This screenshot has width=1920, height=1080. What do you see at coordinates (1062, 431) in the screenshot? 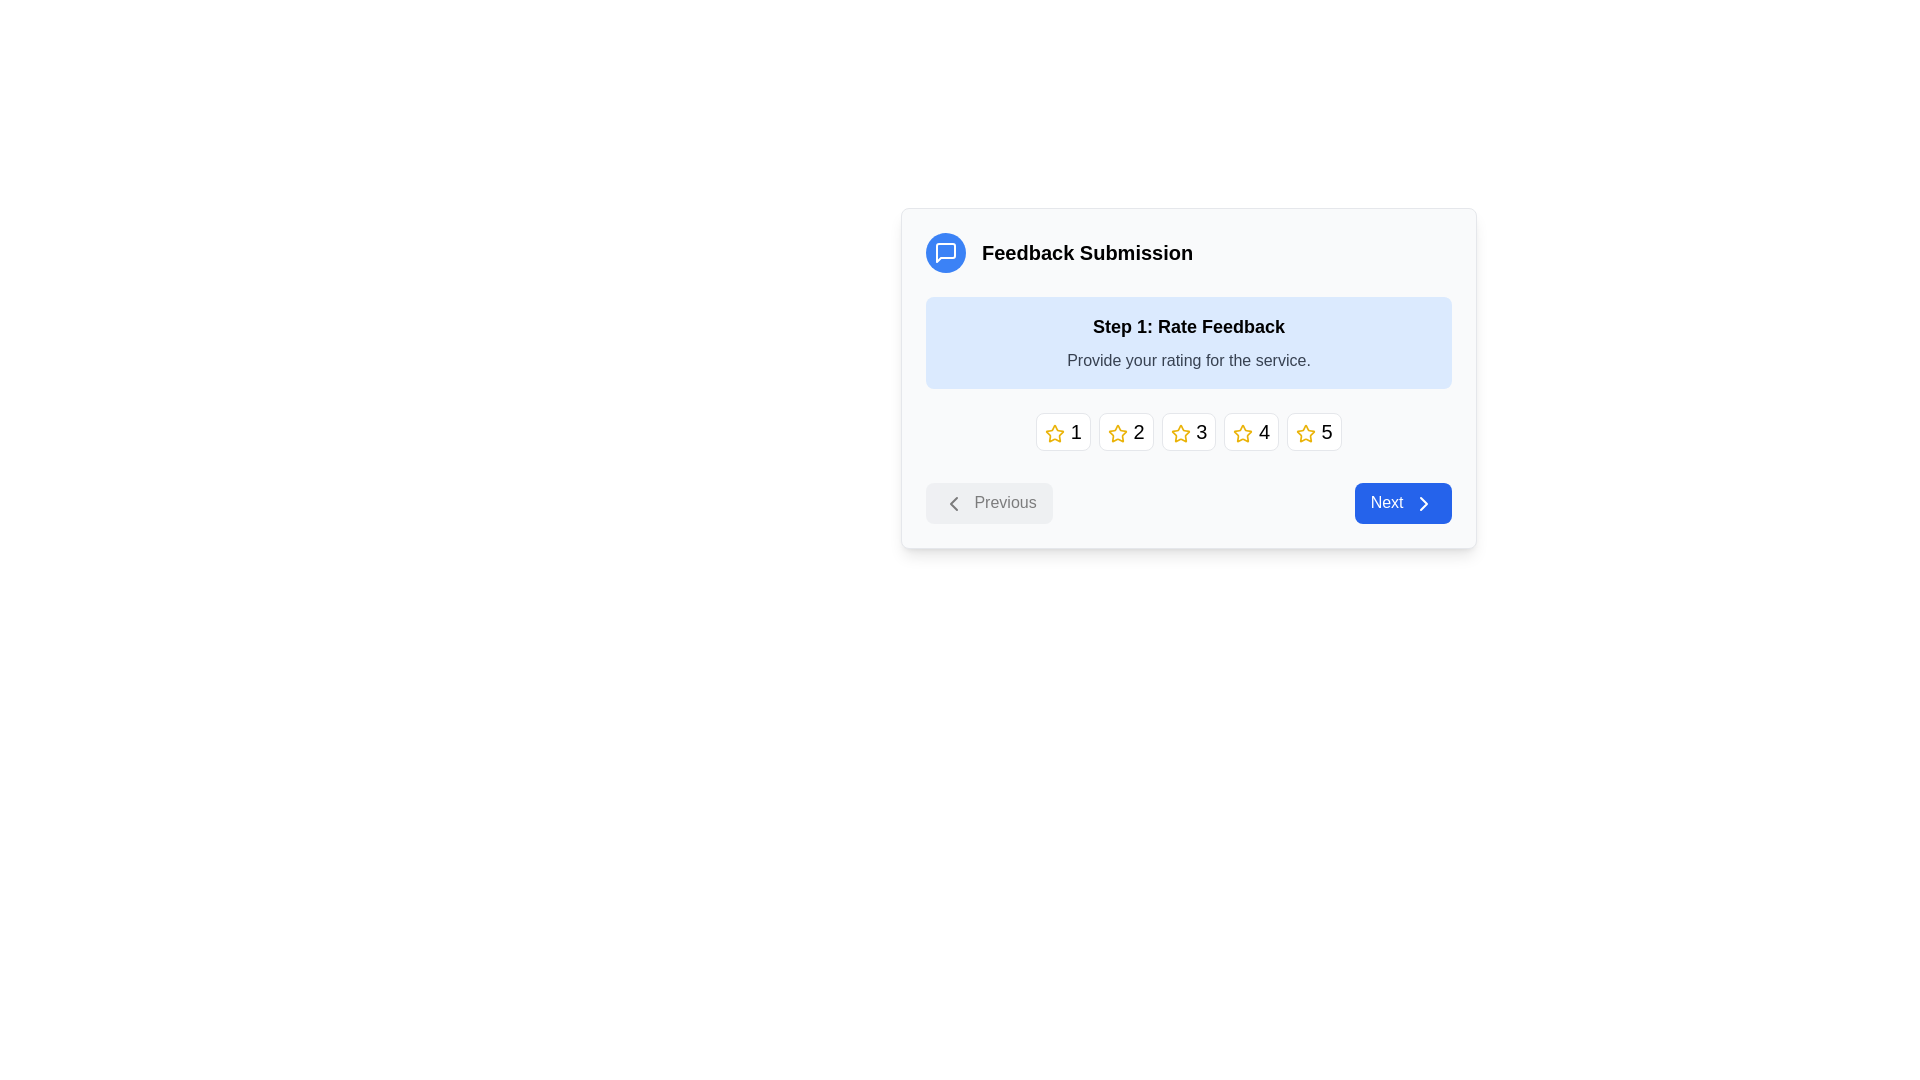
I see `the Rating Button displaying the numeral '1' beside a yellow star icon` at bounding box center [1062, 431].